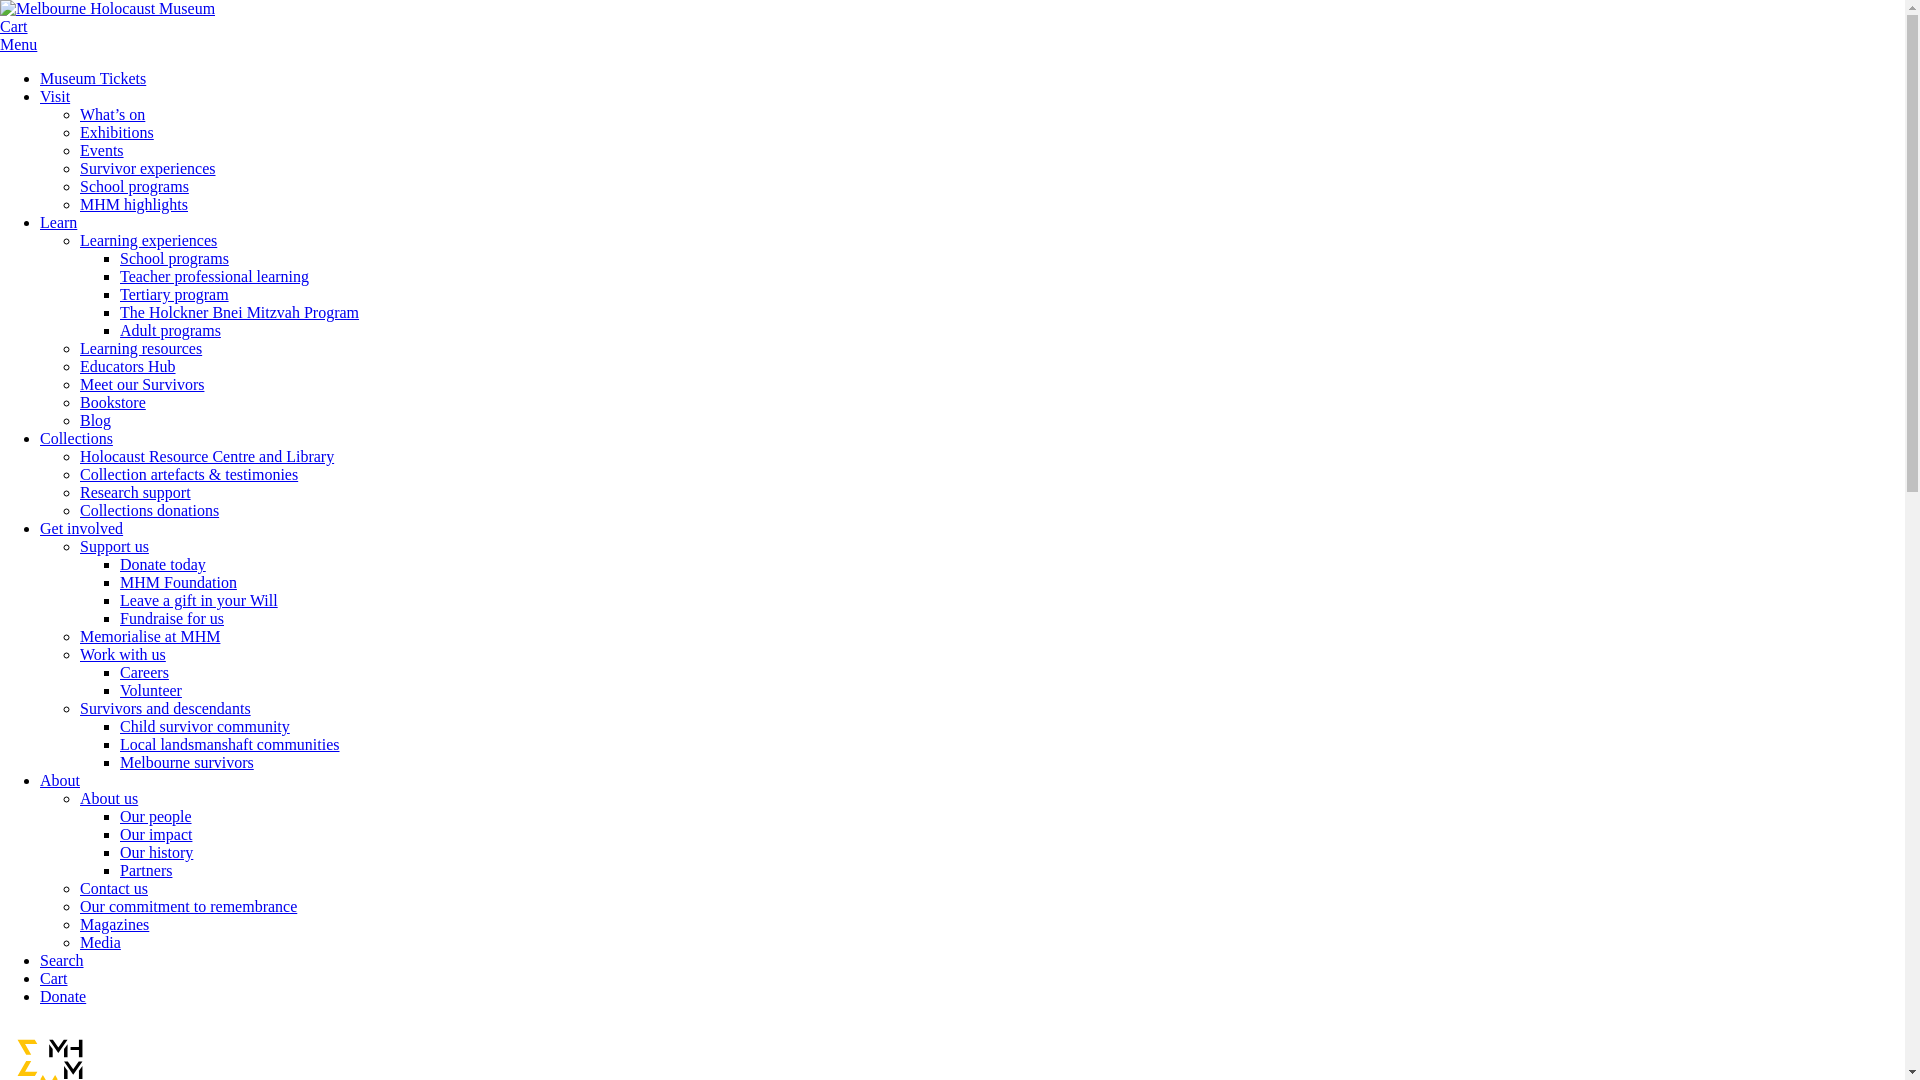  What do you see at coordinates (230, 744) in the screenshot?
I see `'Local landsmanshaft communities'` at bounding box center [230, 744].